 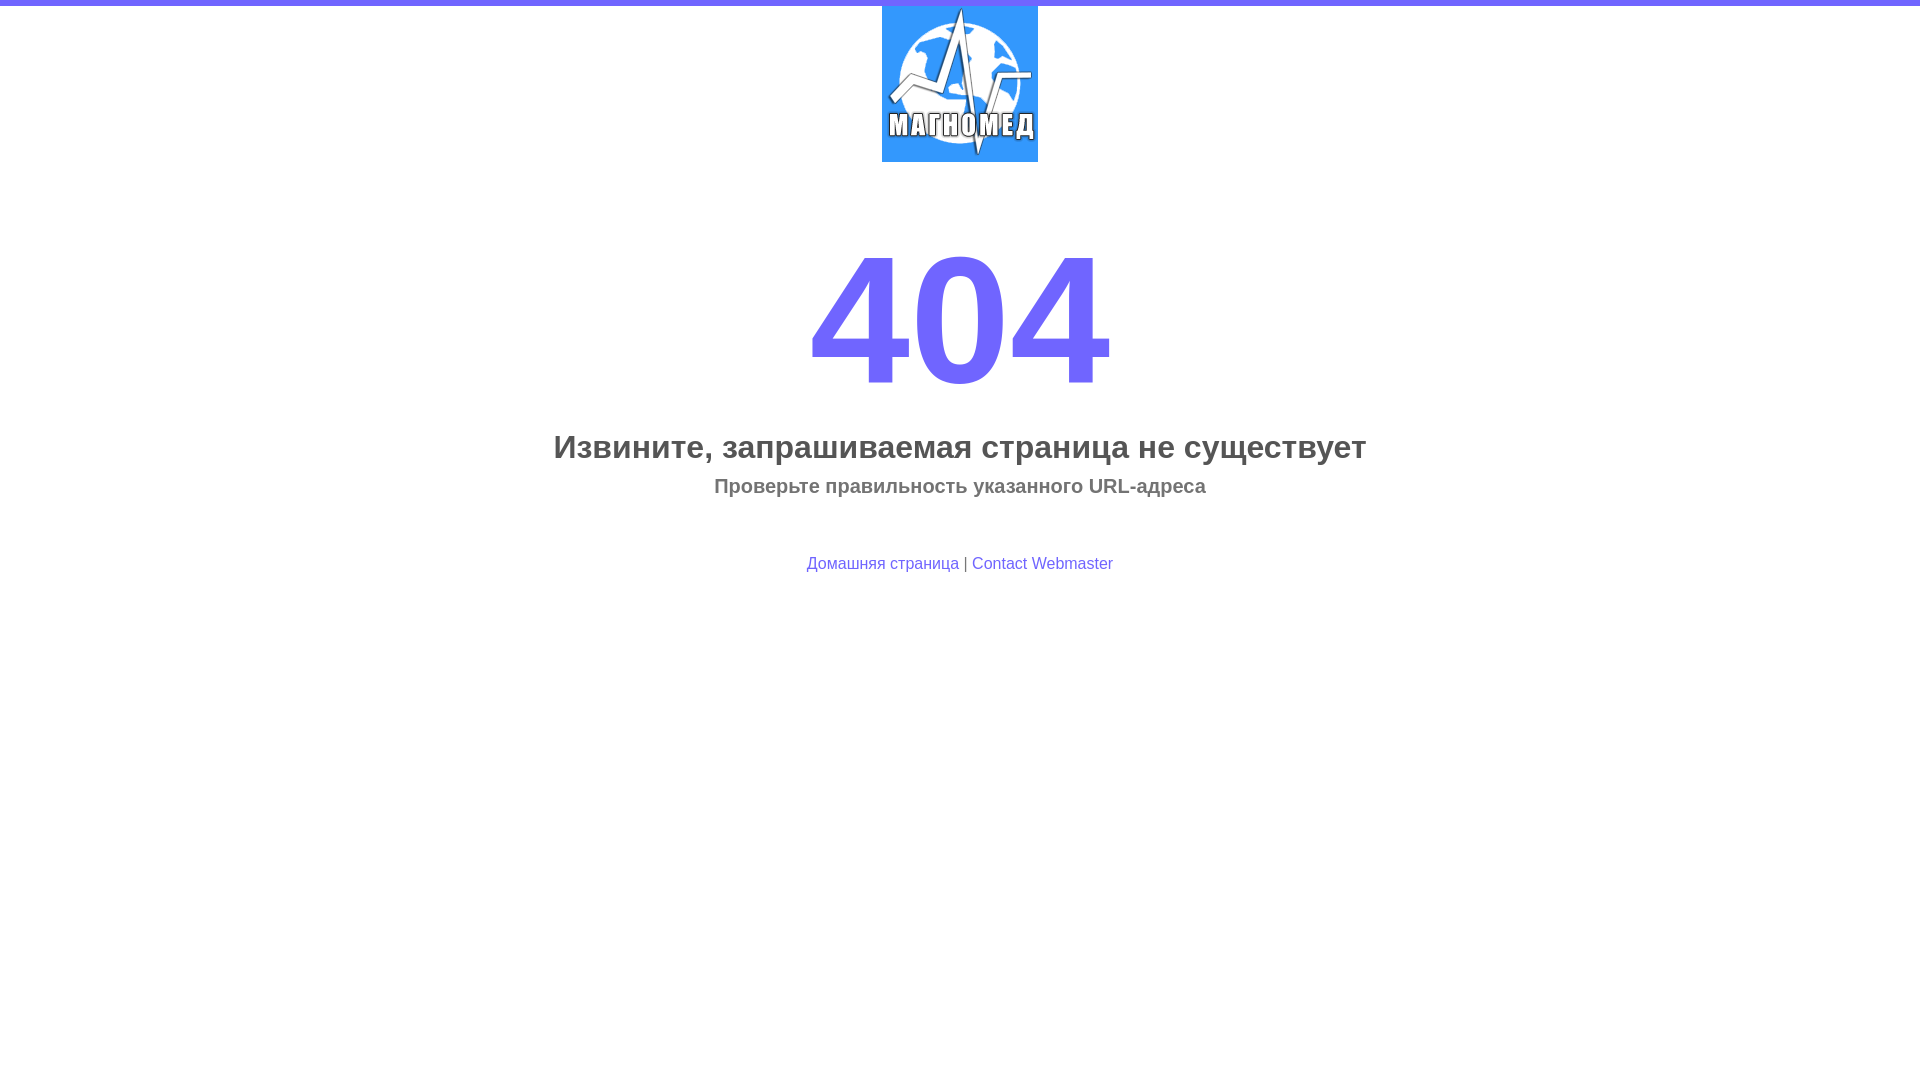 What do you see at coordinates (1041, 563) in the screenshot?
I see `'Contact Webmaster'` at bounding box center [1041, 563].